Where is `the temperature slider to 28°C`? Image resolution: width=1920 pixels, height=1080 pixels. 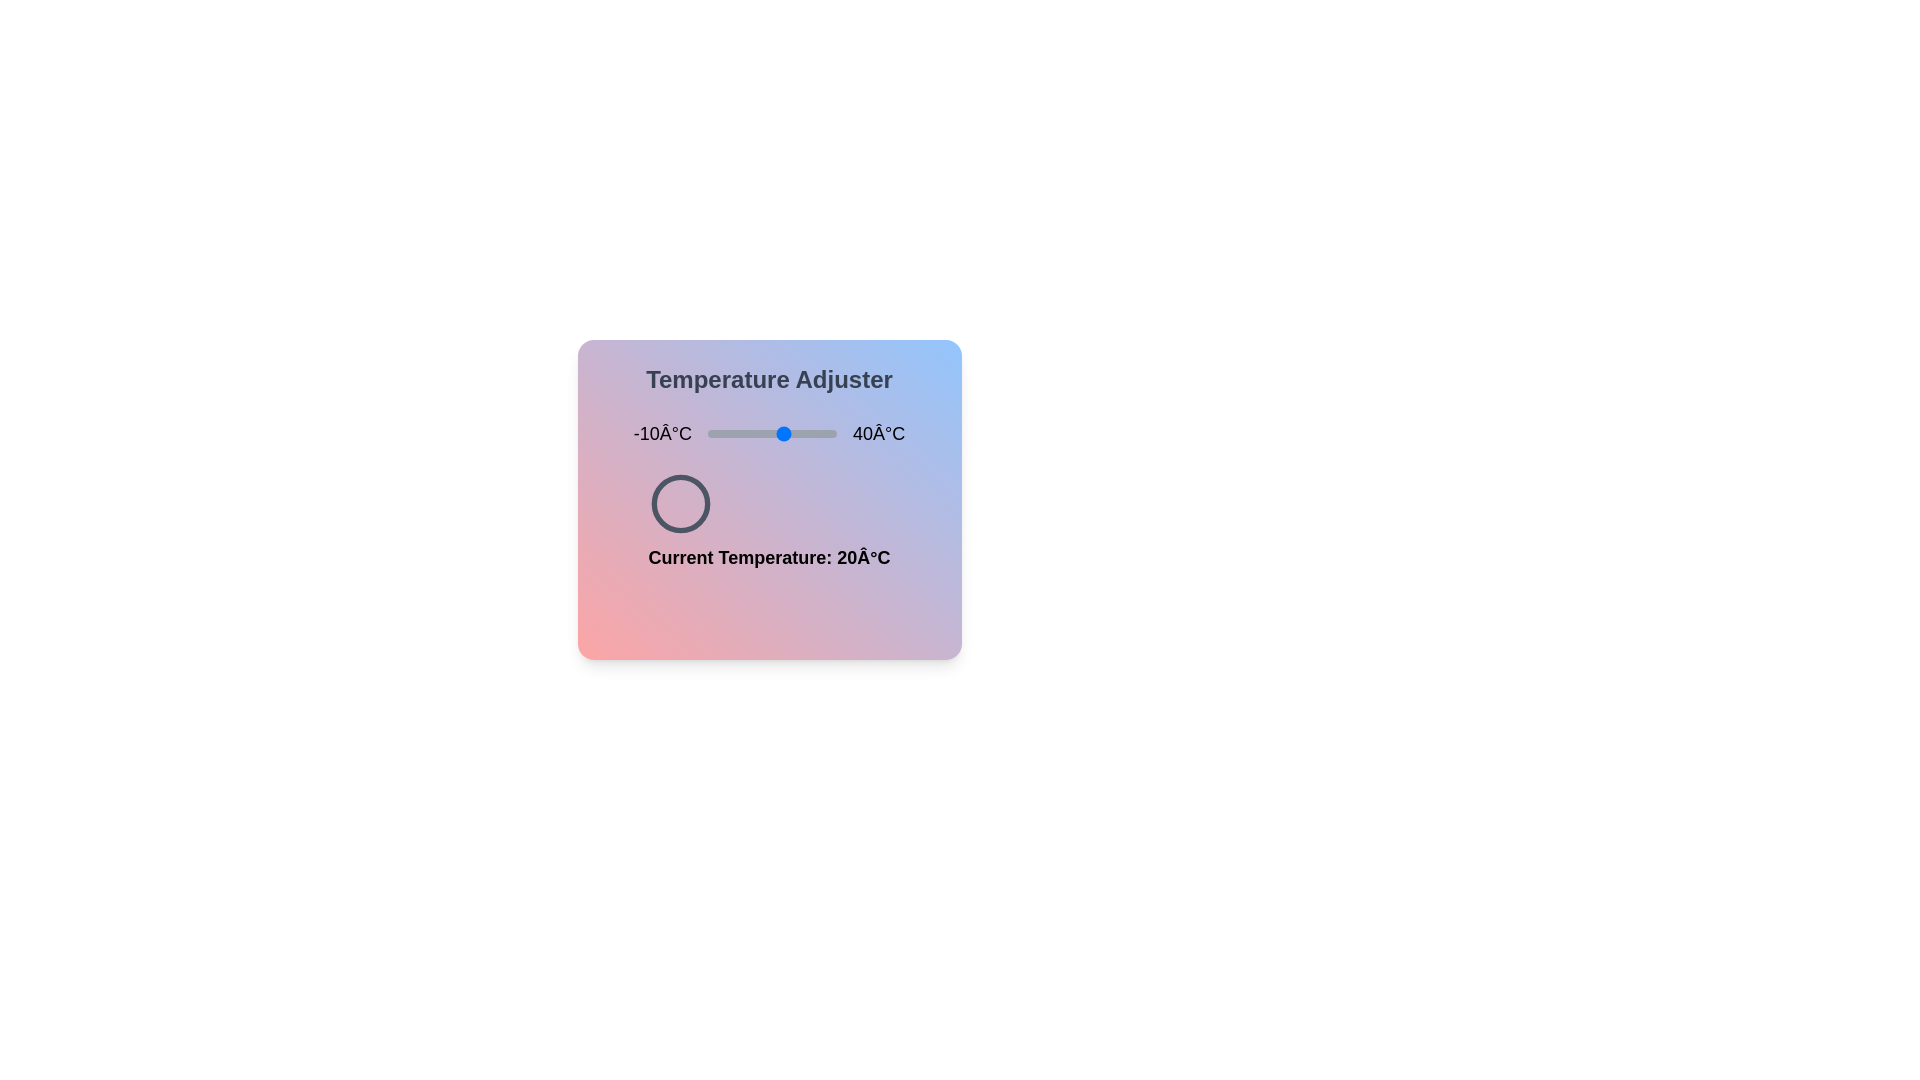 the temperature slider to 28°C is located at coordinates (806, 433).